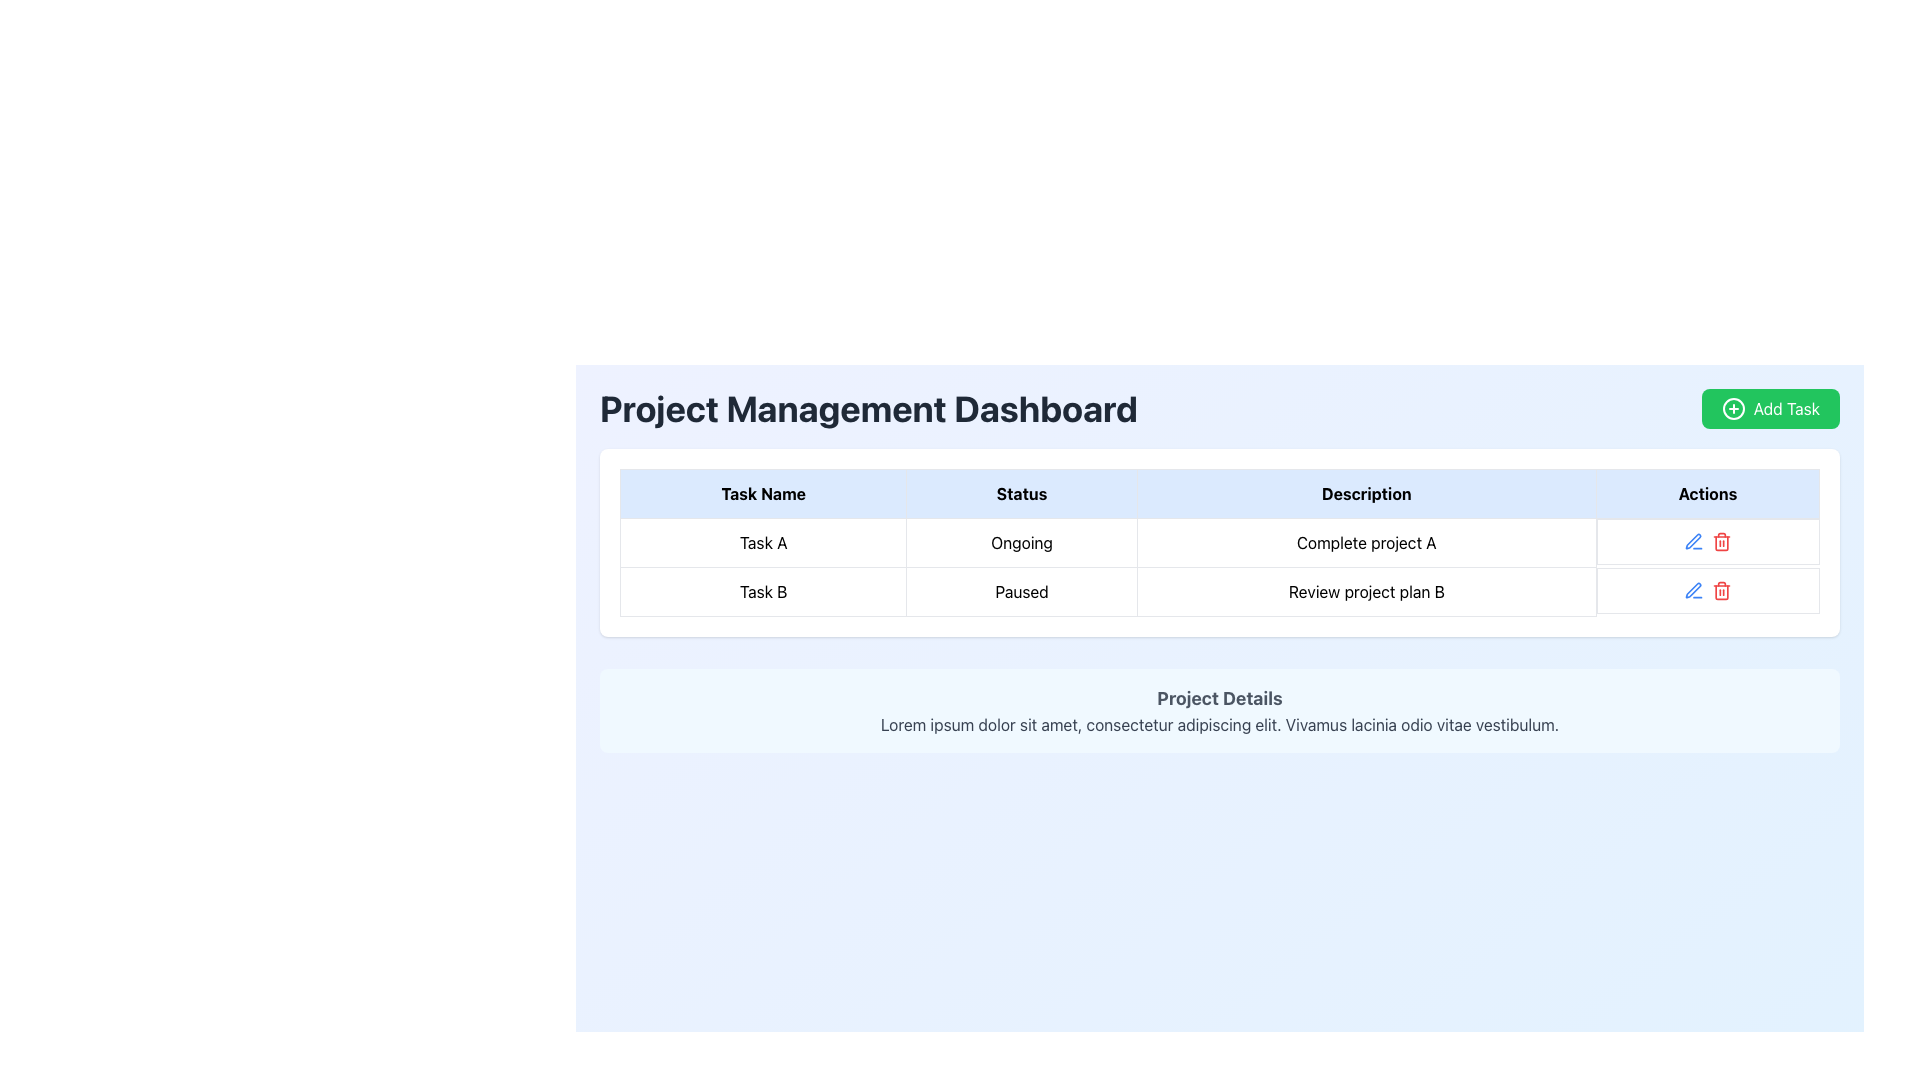  Describe the element at coordinates (1721, 591) in the screenshot. I see `the trash bin icon in the 'Actions' column for the 'Task B' entry in the table` at that location.